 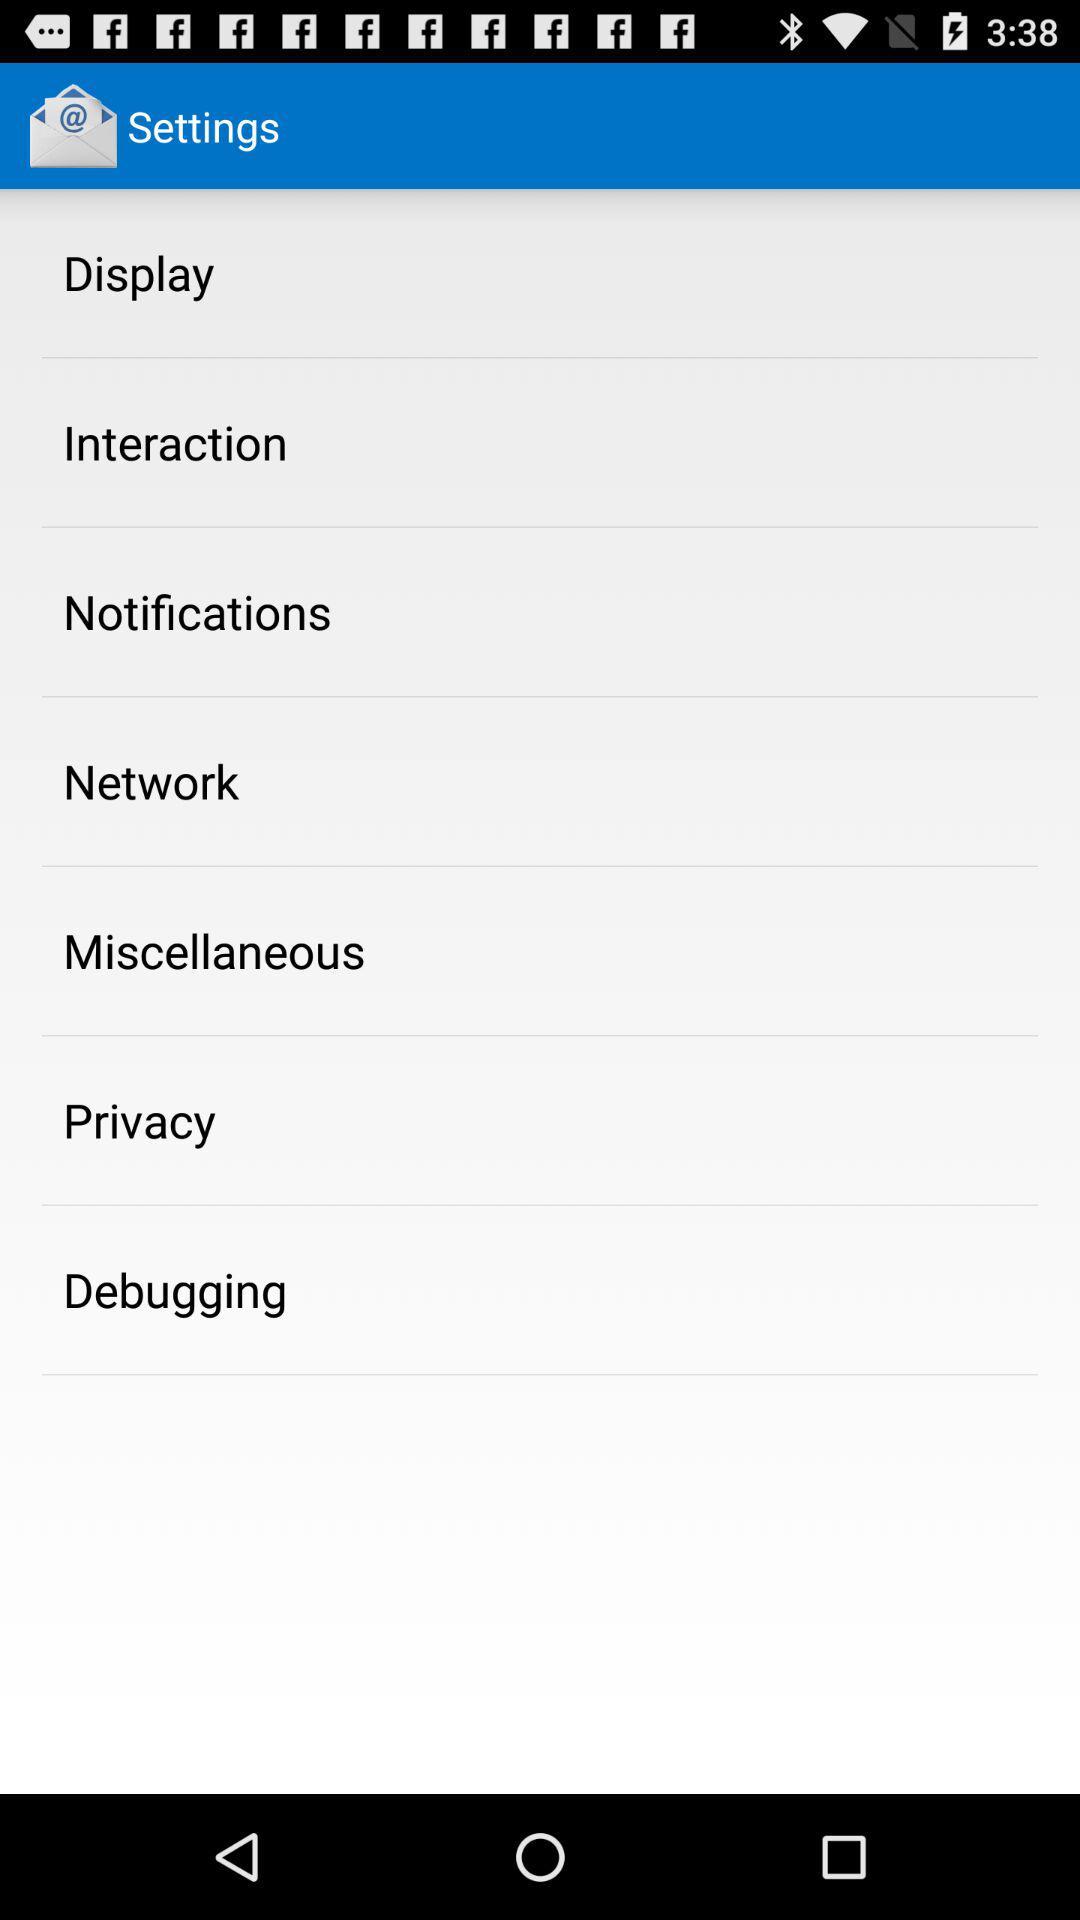 I want to click on item above interaction, so click(x=137, y=271).